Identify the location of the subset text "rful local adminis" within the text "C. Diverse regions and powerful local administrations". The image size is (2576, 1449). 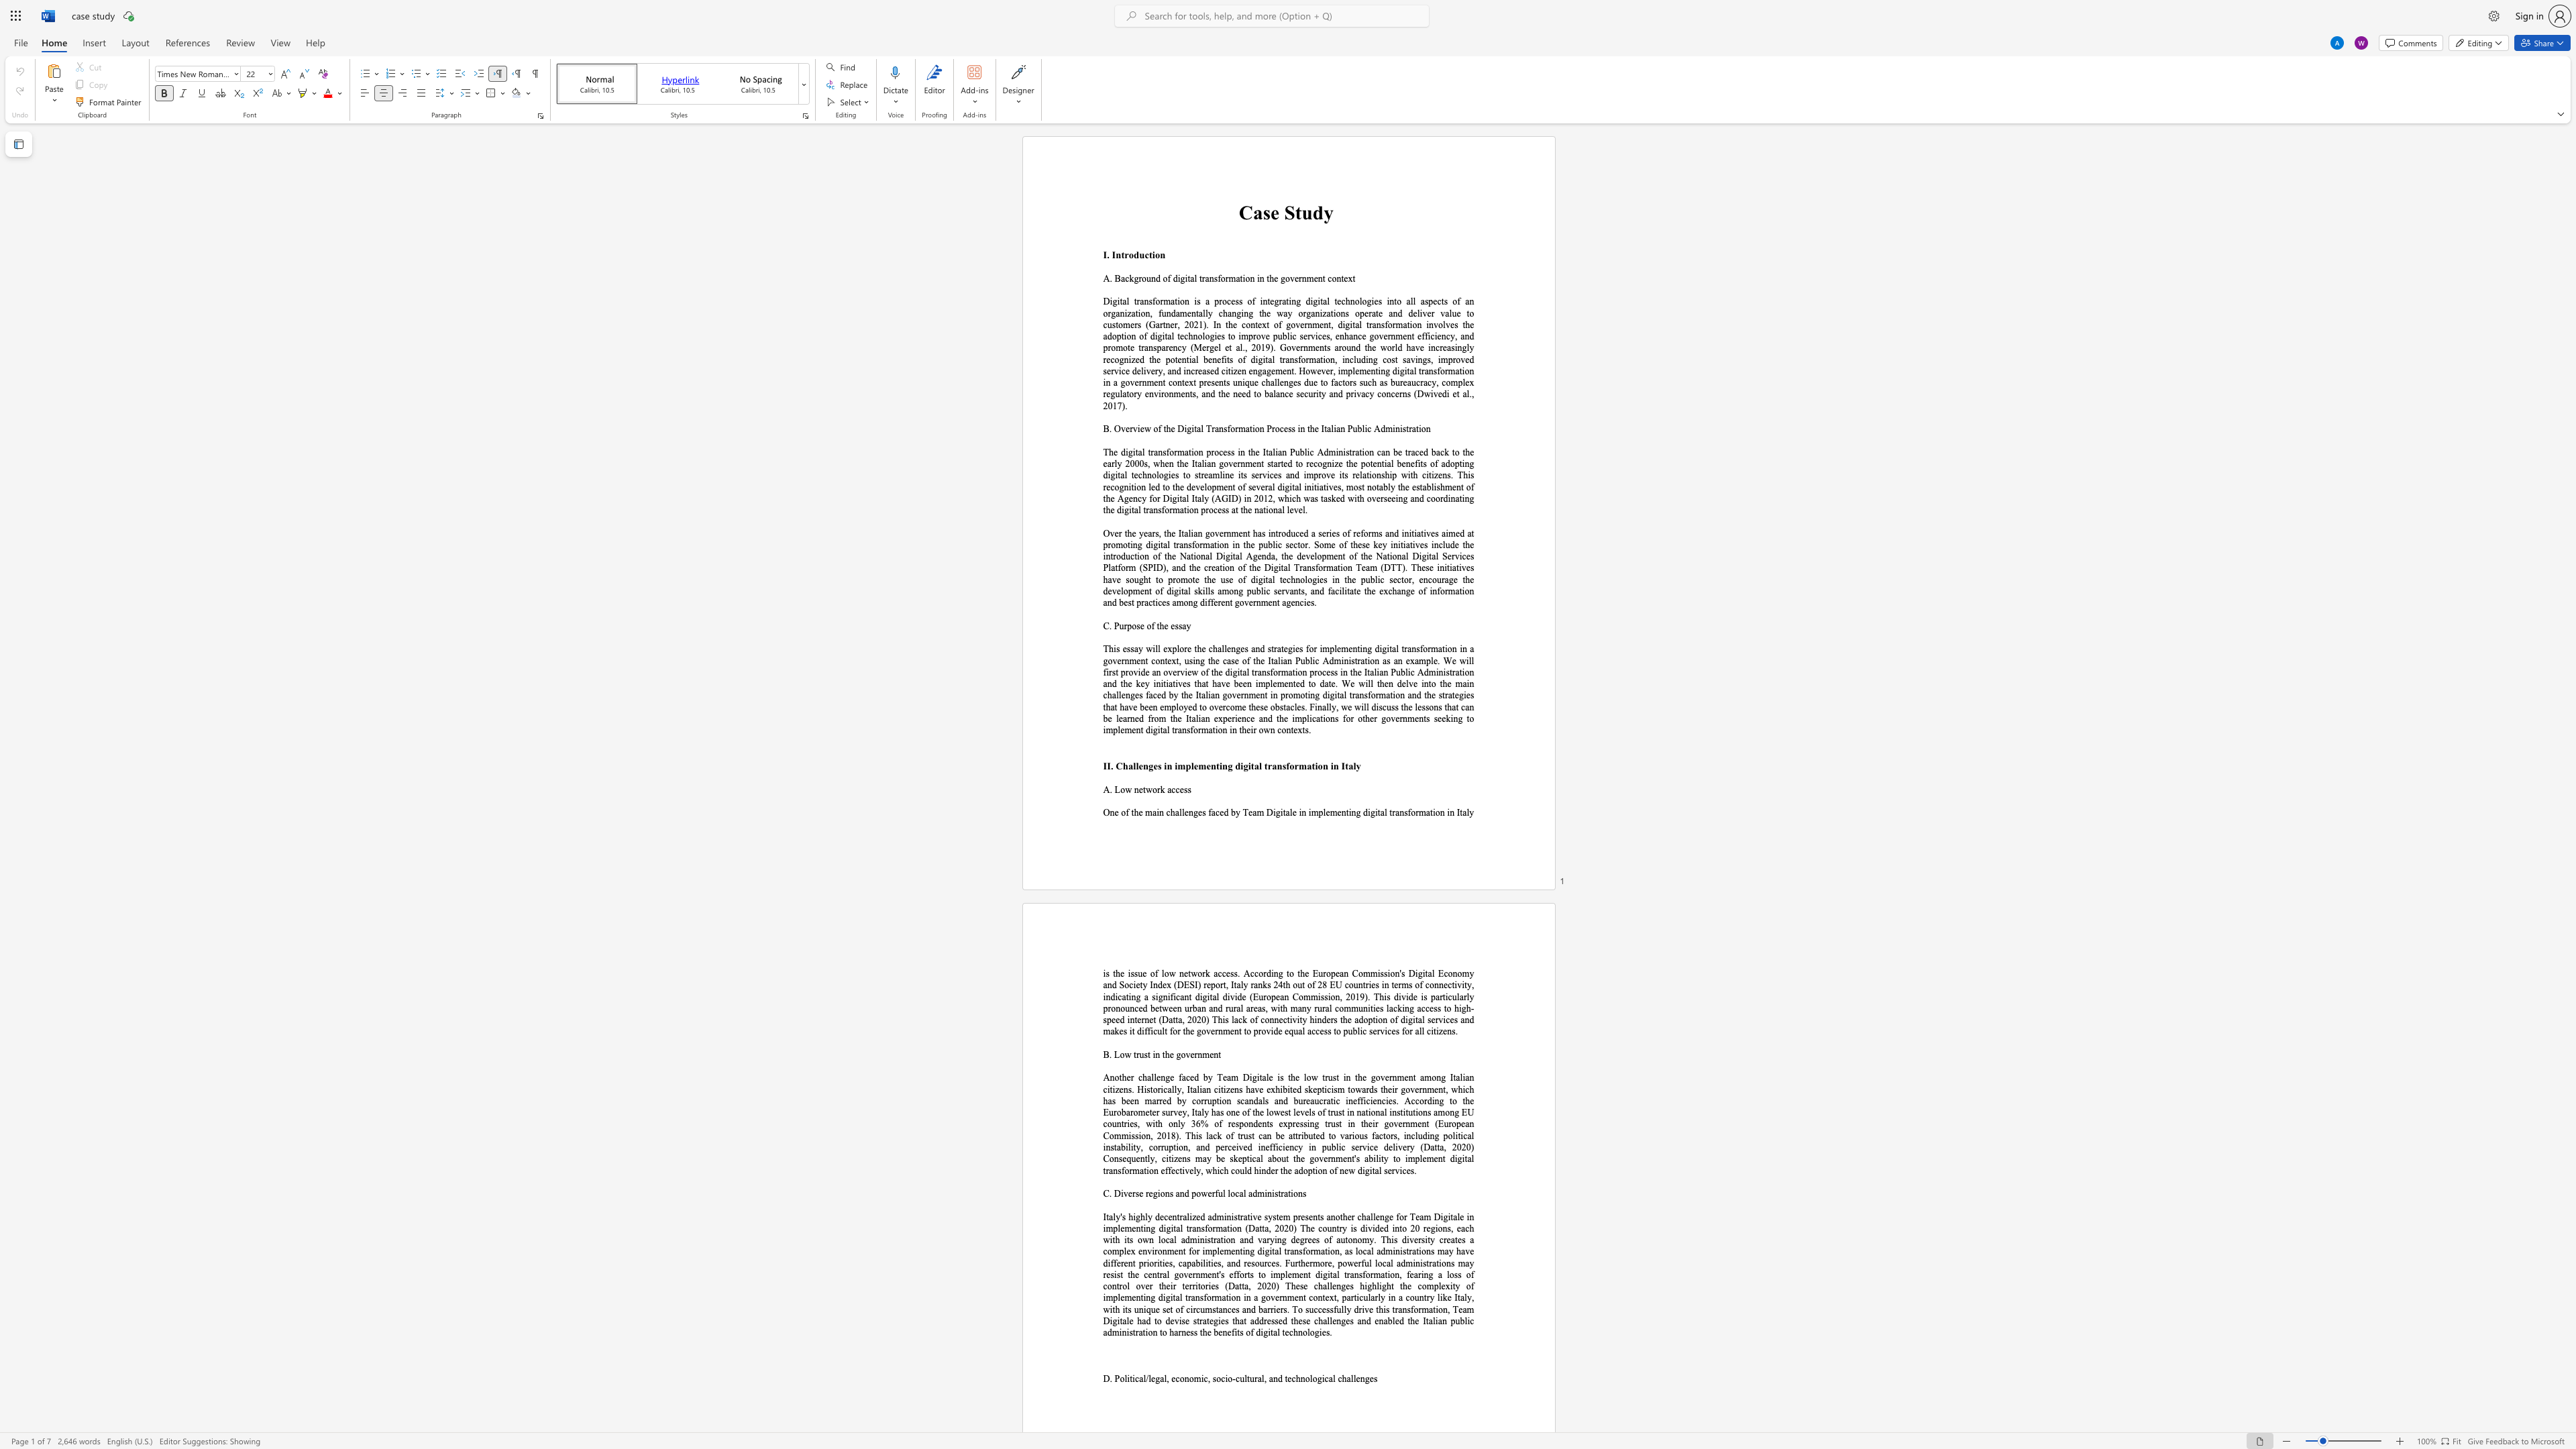
(1211, 1193).